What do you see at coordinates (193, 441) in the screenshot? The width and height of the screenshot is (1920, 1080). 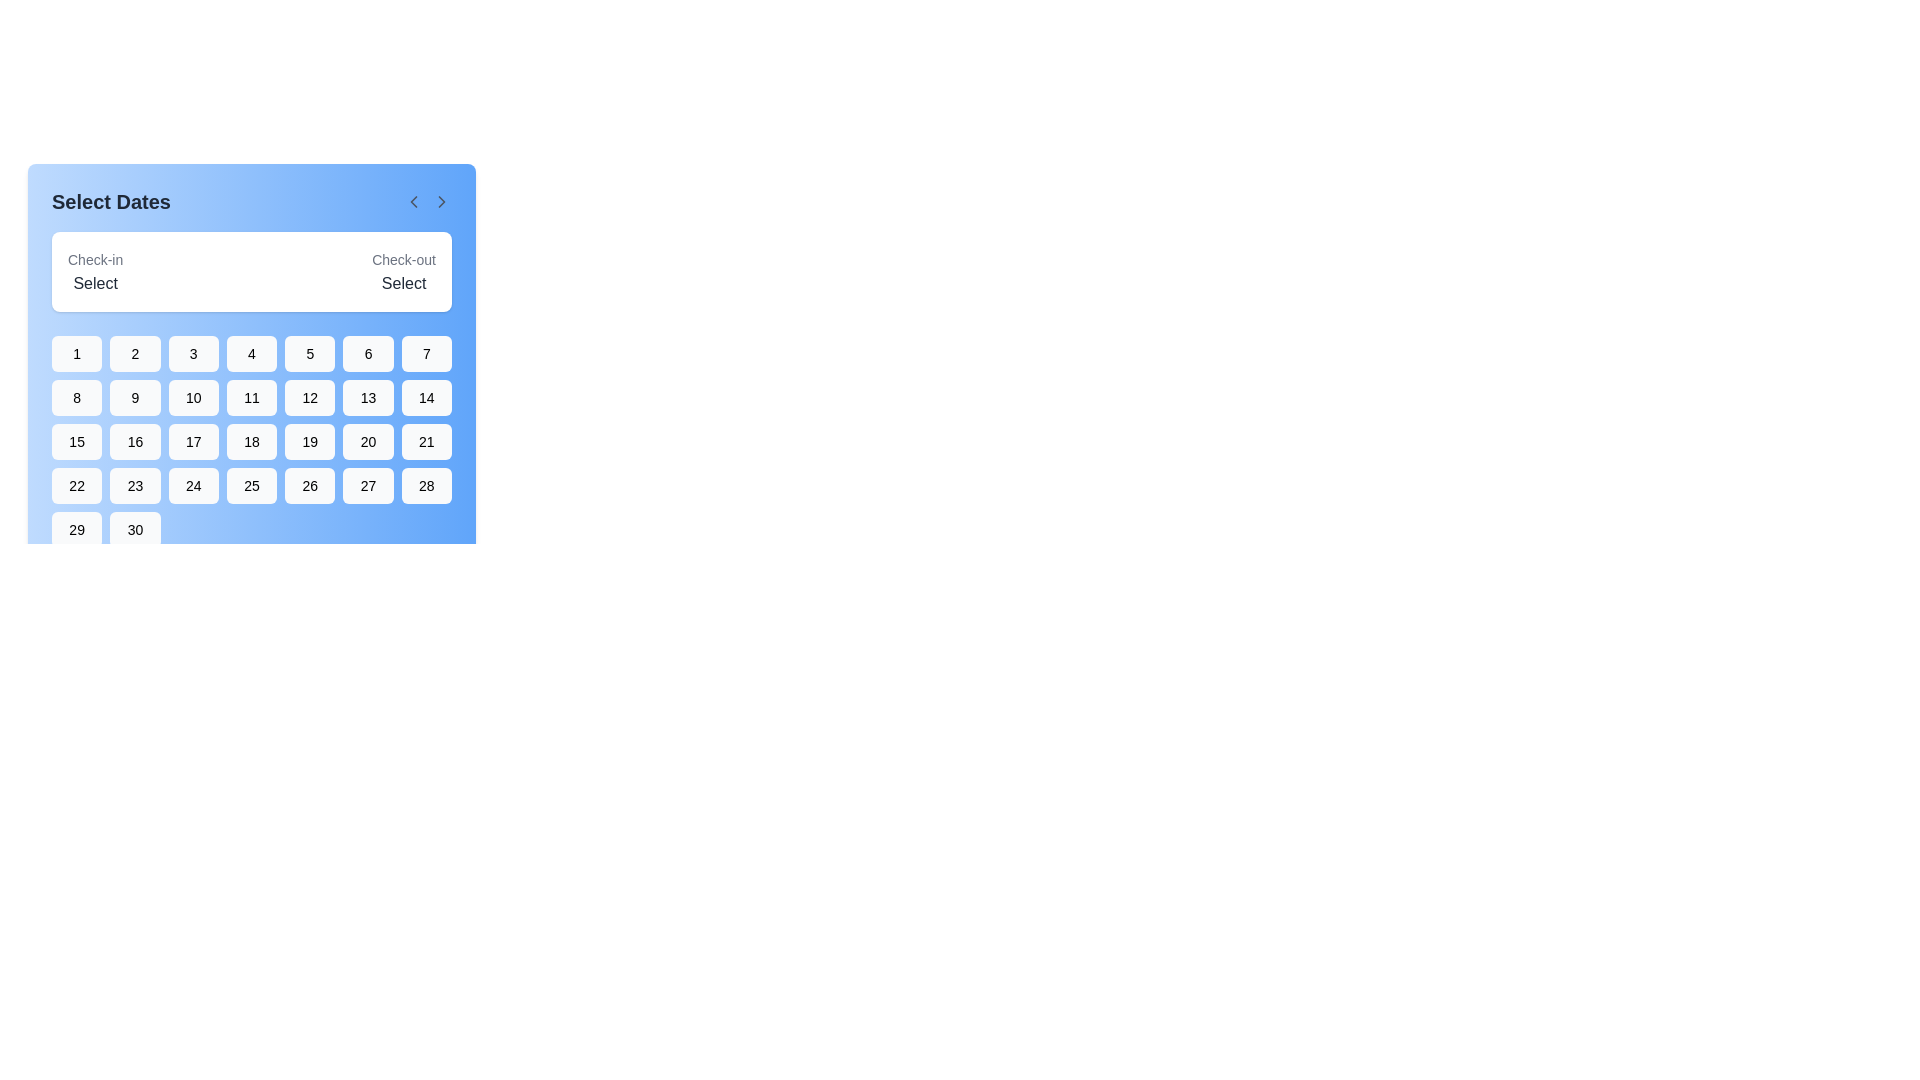 I see `the squared button with rounded corners labeled '17' in the calendar grid under the 'Select Dates' section` at bounding box center [193, 441].